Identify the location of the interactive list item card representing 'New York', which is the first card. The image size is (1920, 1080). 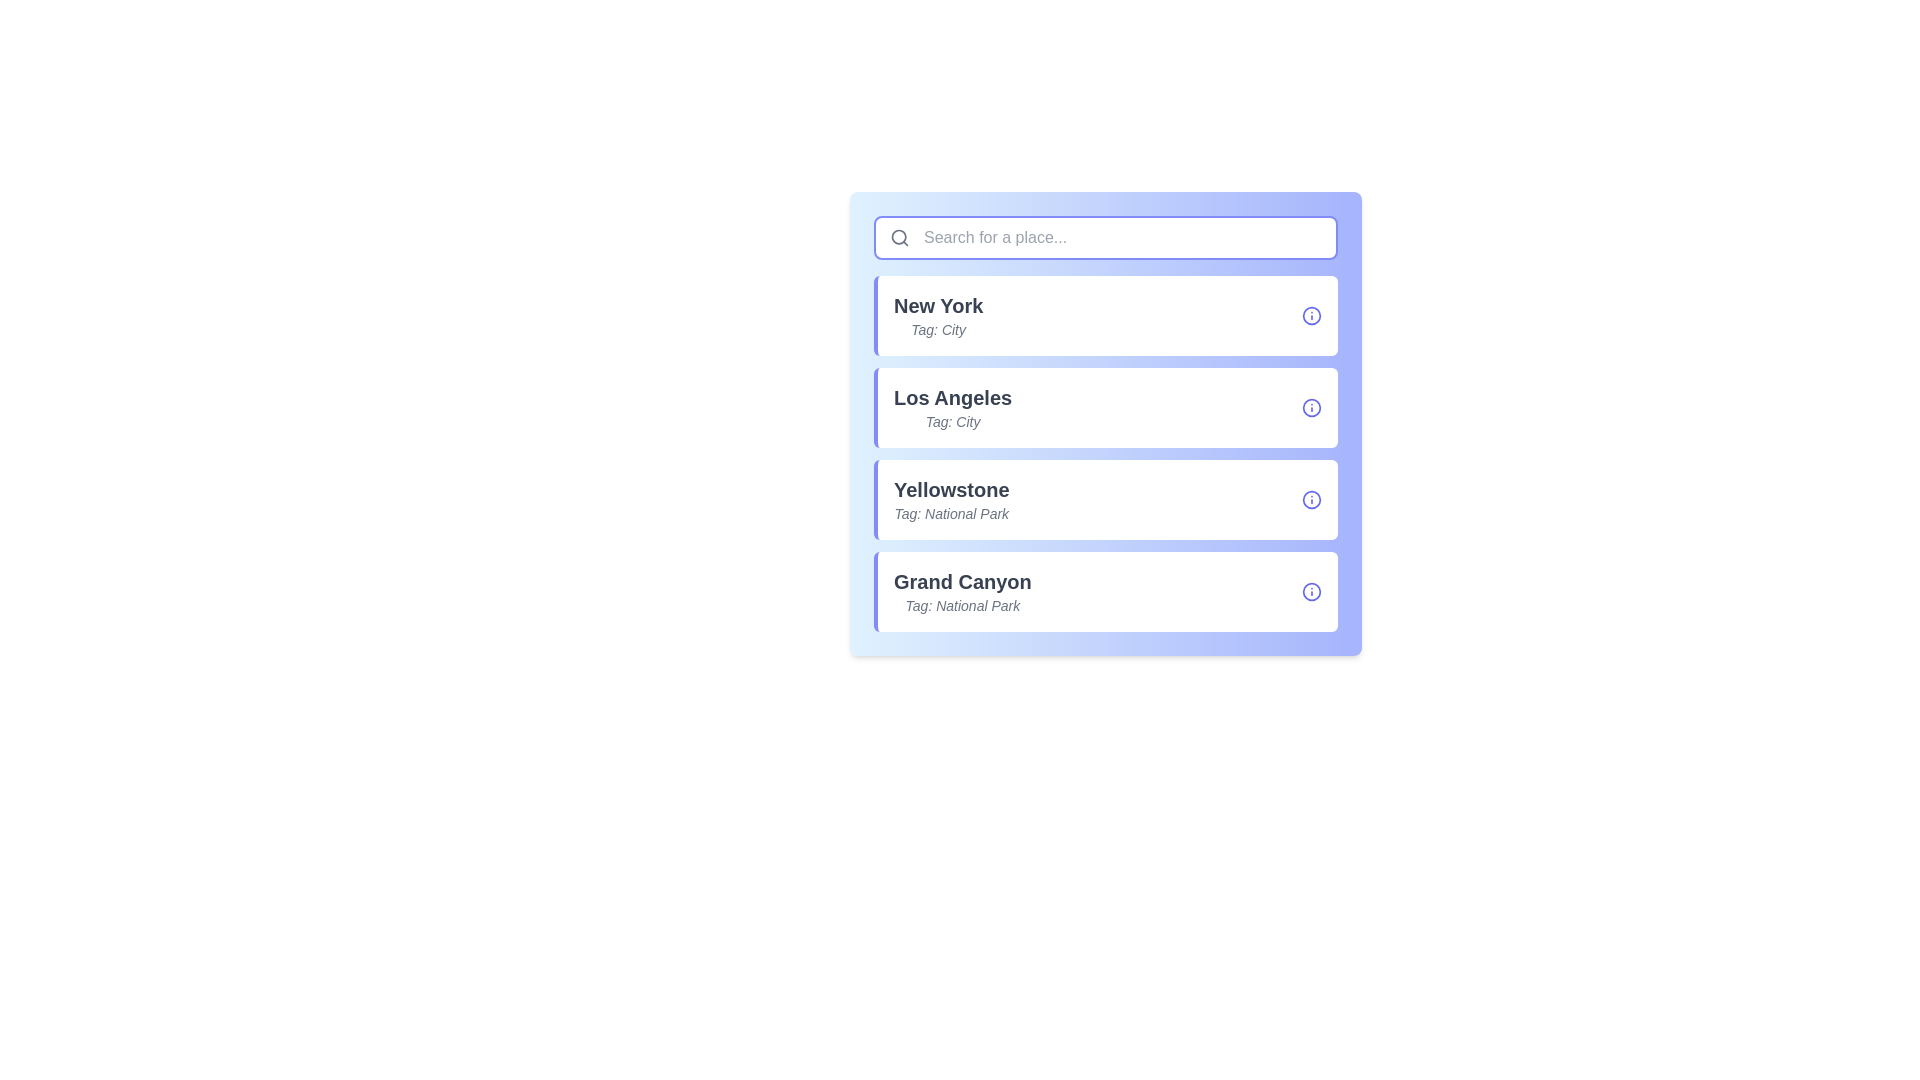
(1104, 315).